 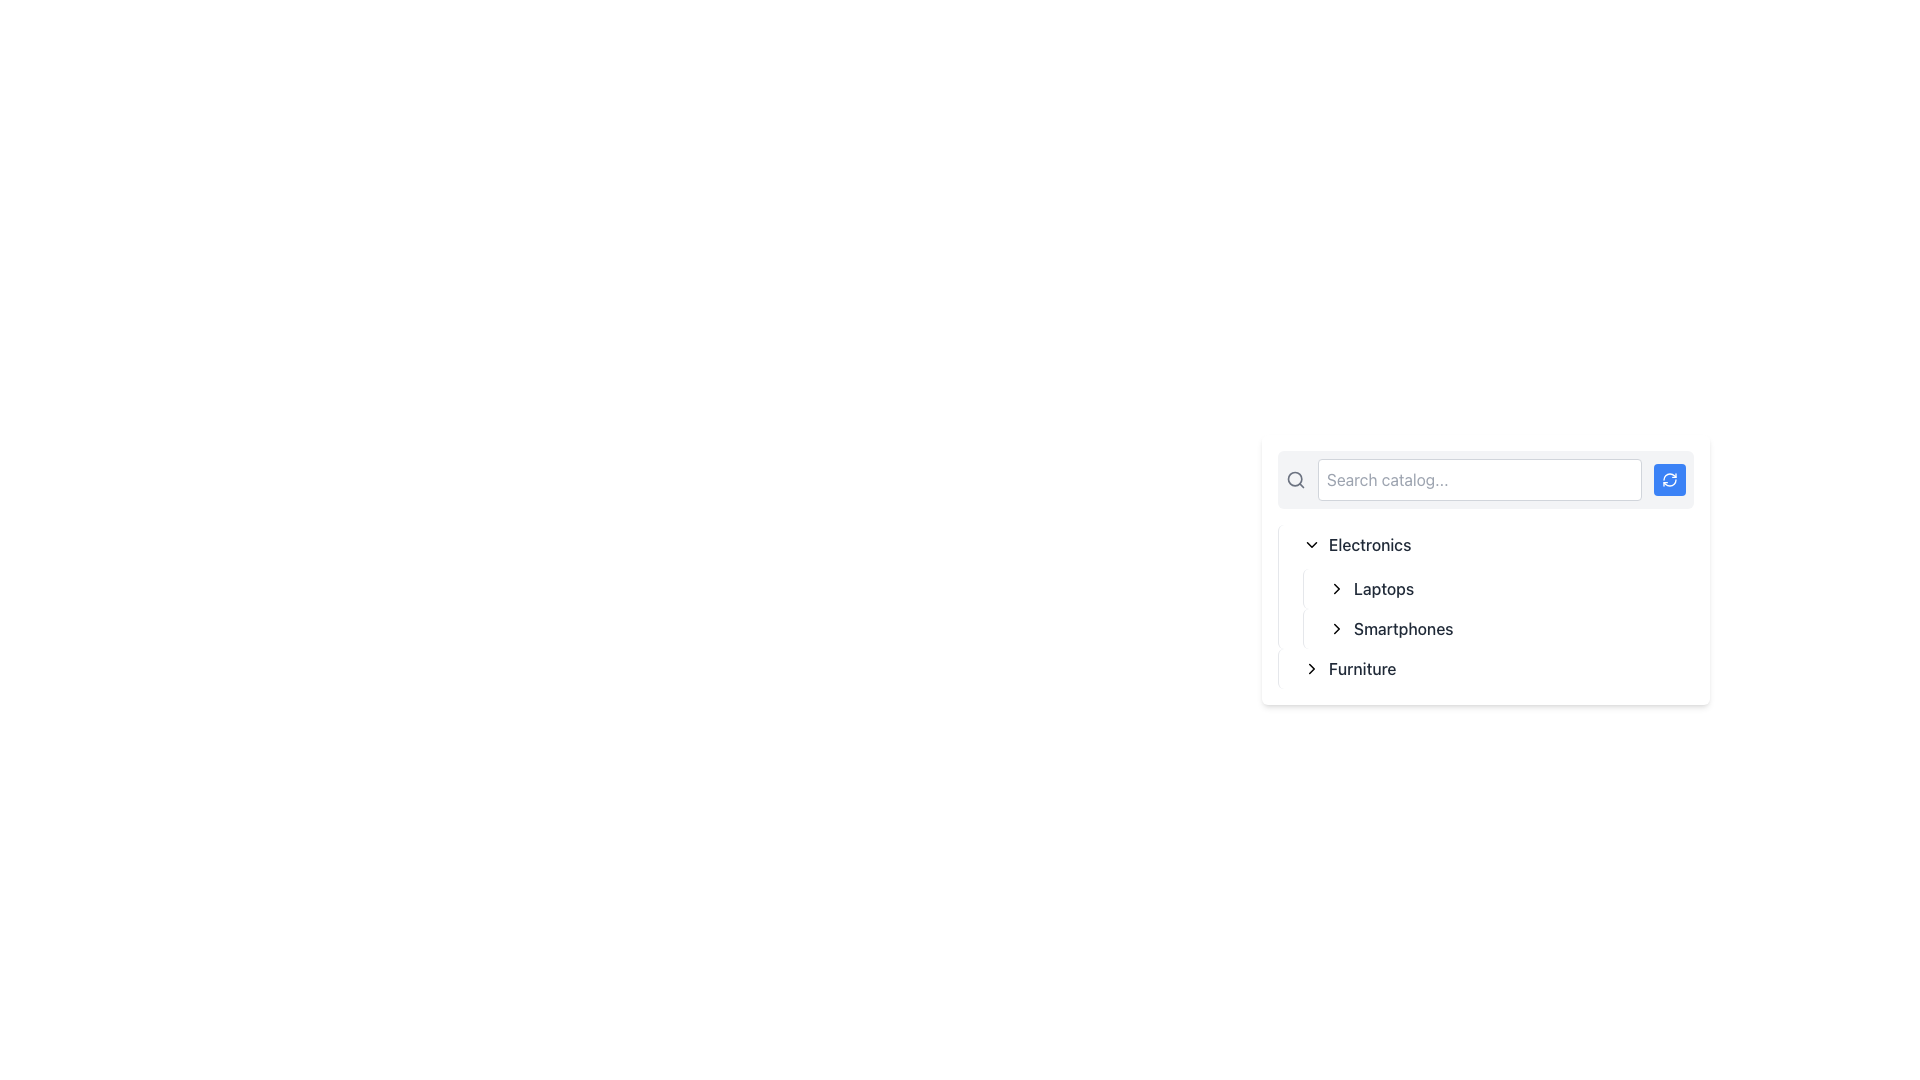 I want to click on the 'Furniture' text label in the navigation menu, so click(x=1361, y=668).